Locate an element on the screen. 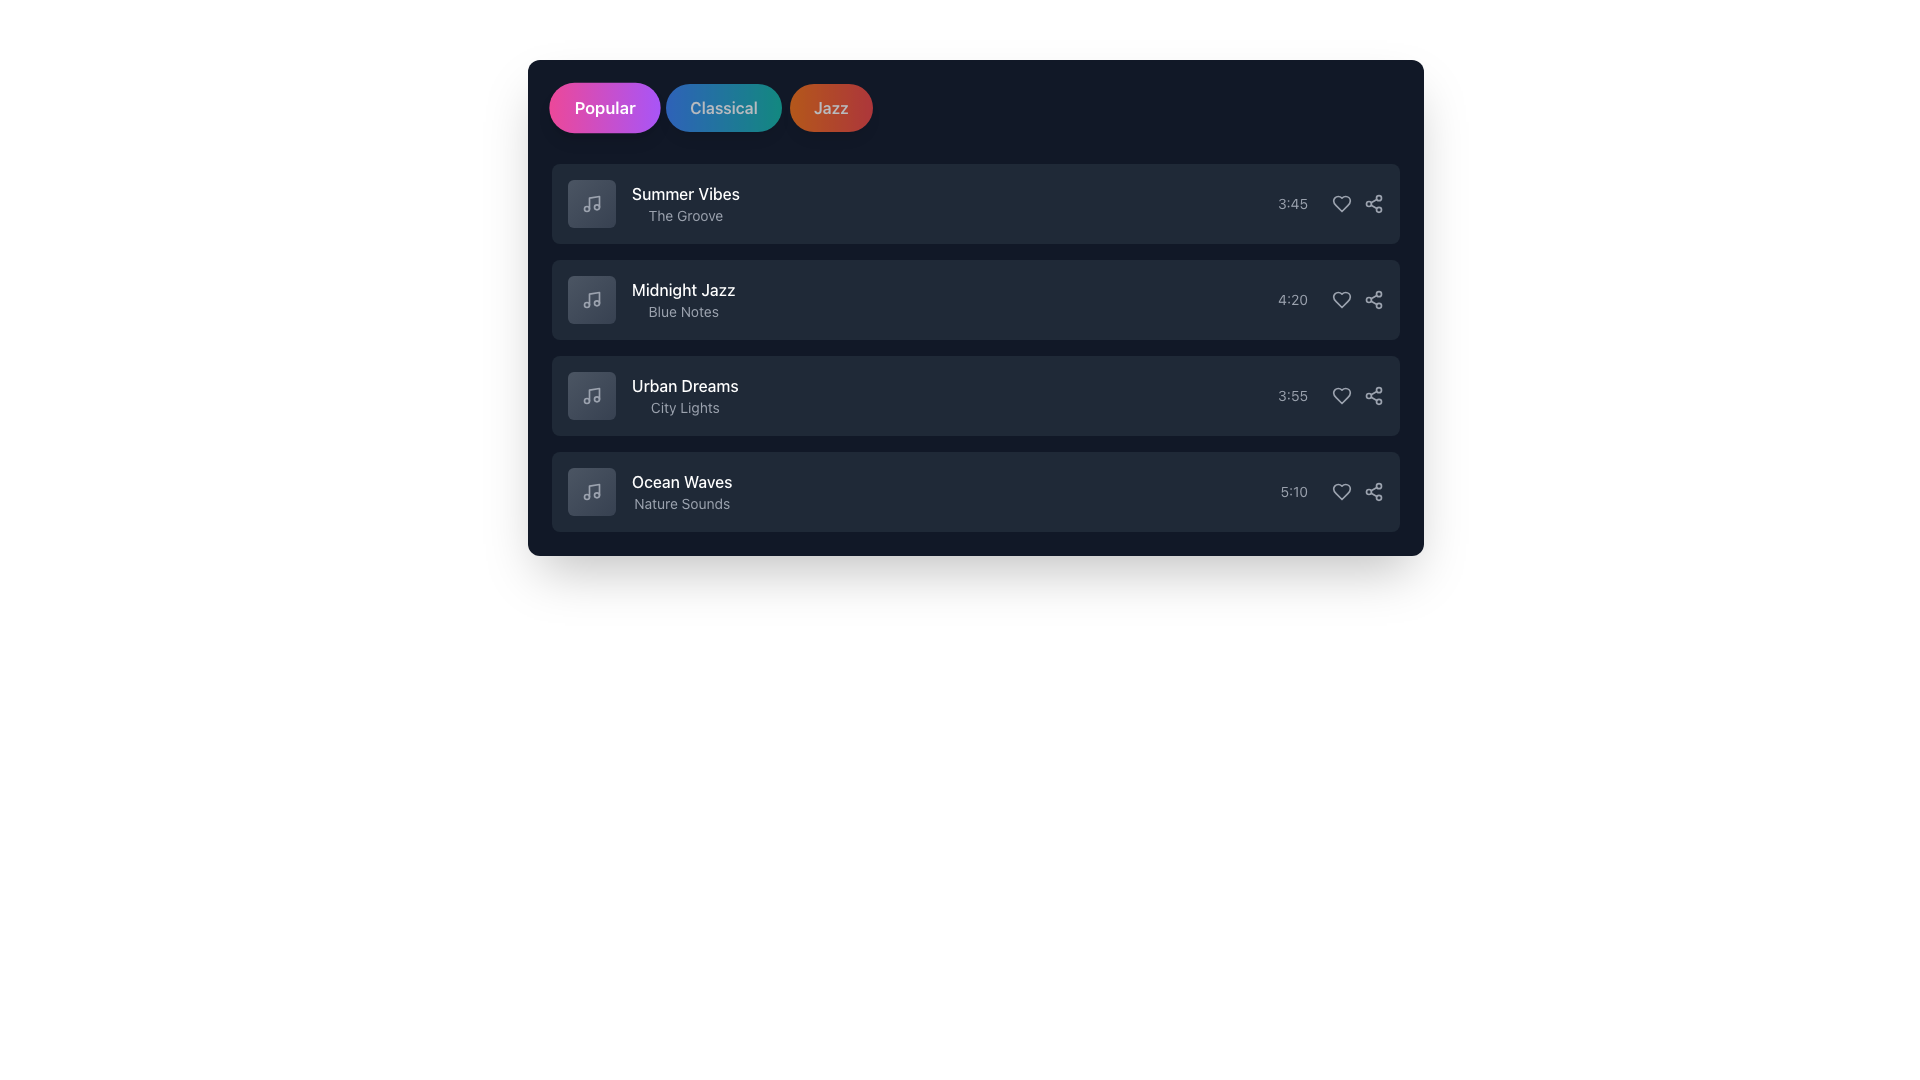  the sharing button, which is a small icon resembling a sharing structure located in the control bar of the 'Urban Dreams' list item is located at coordinates (1372, 396).